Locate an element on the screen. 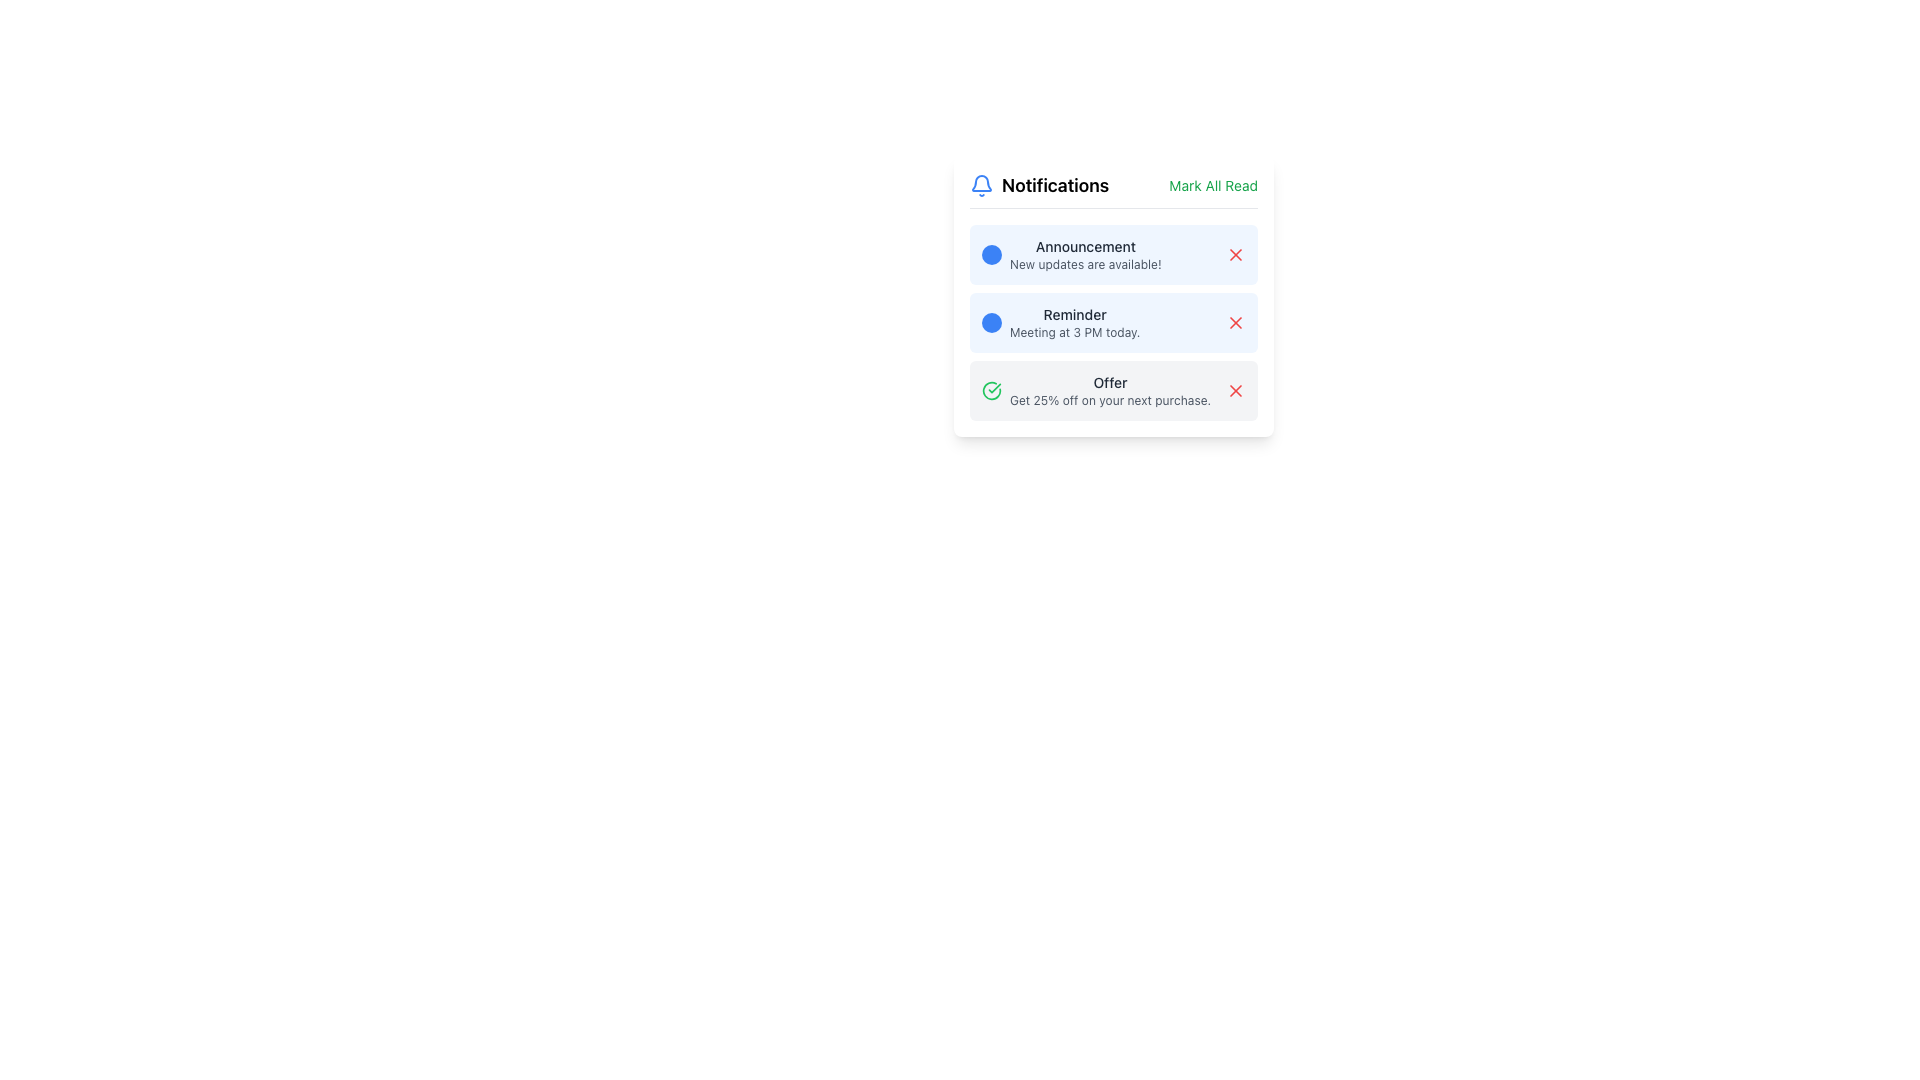 The width and height of the screenshot is (1920, 1080). the red circular button with a white 'X' icon is located at coordinates (1235, 390).